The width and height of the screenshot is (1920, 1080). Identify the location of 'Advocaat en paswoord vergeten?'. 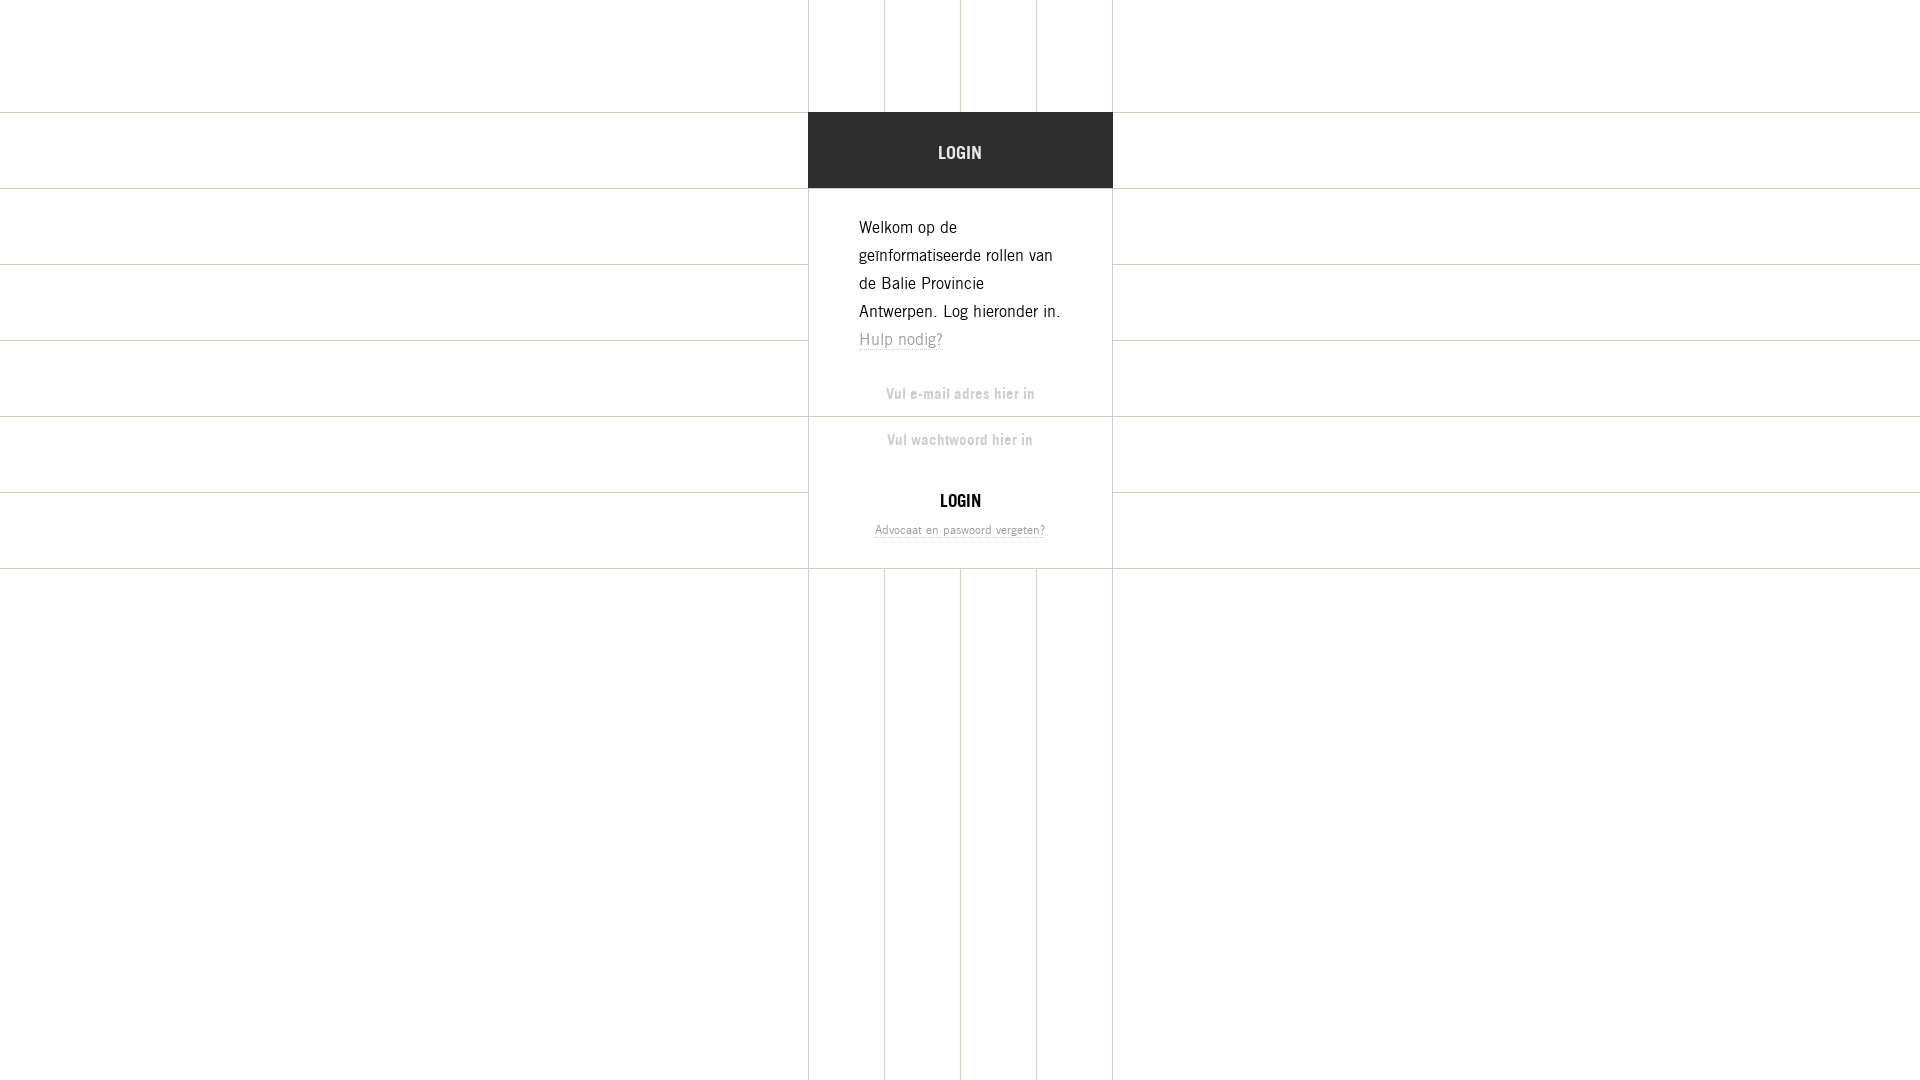
(960, 528).